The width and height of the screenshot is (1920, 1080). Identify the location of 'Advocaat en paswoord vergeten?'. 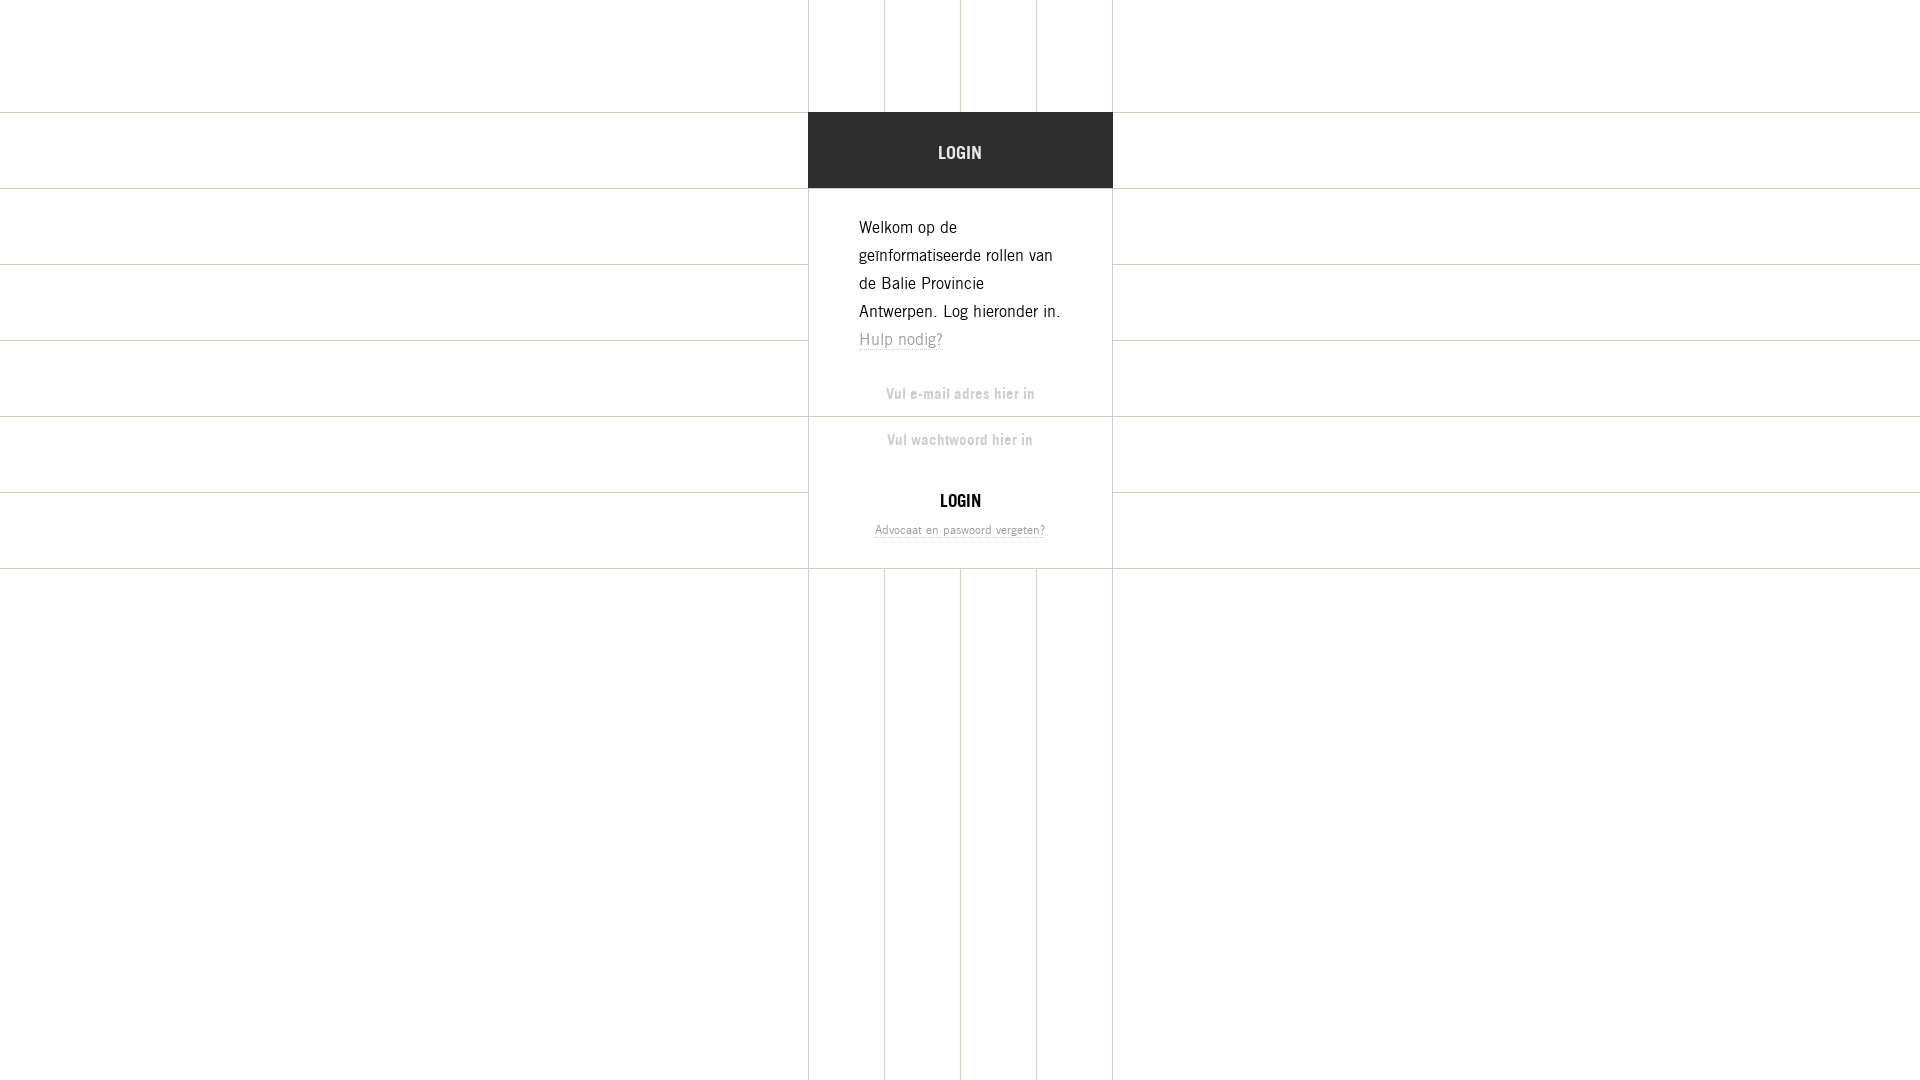
(960, 528).